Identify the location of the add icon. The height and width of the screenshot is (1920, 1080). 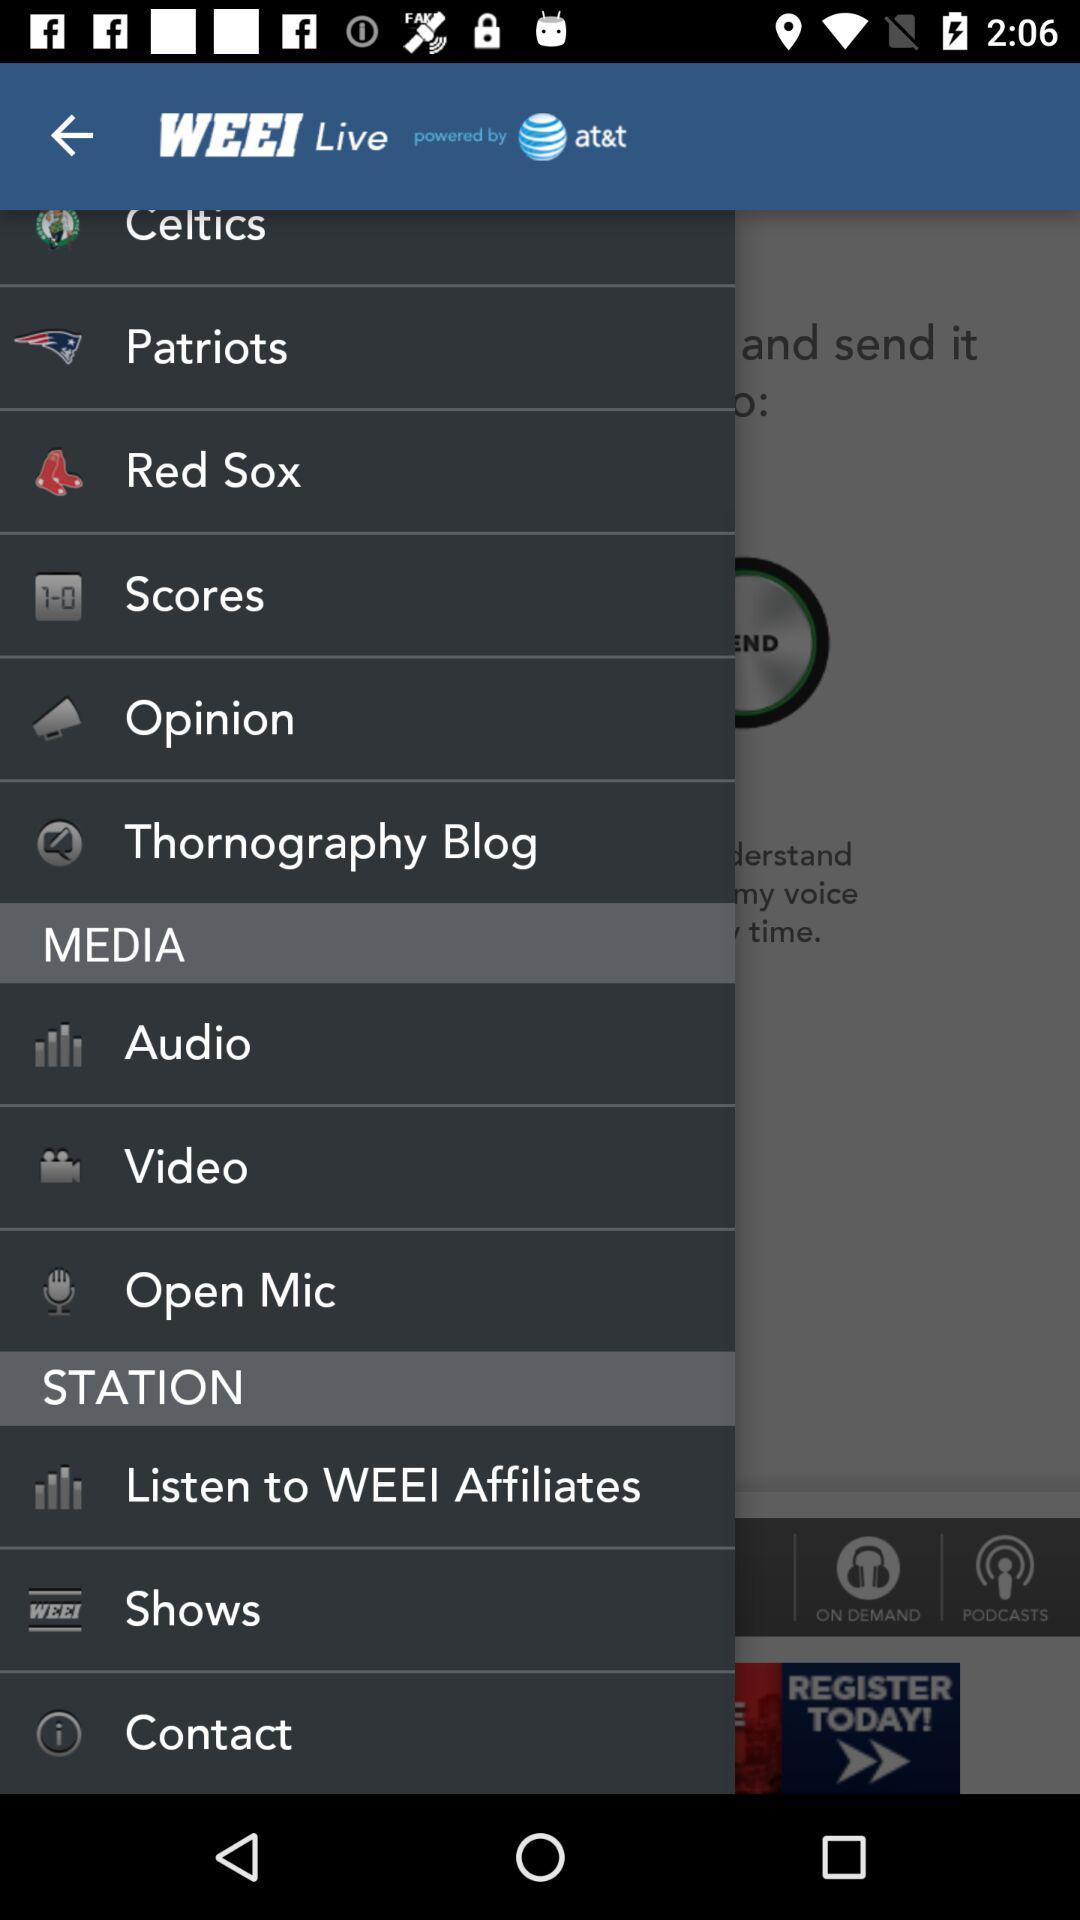
(743, 642).